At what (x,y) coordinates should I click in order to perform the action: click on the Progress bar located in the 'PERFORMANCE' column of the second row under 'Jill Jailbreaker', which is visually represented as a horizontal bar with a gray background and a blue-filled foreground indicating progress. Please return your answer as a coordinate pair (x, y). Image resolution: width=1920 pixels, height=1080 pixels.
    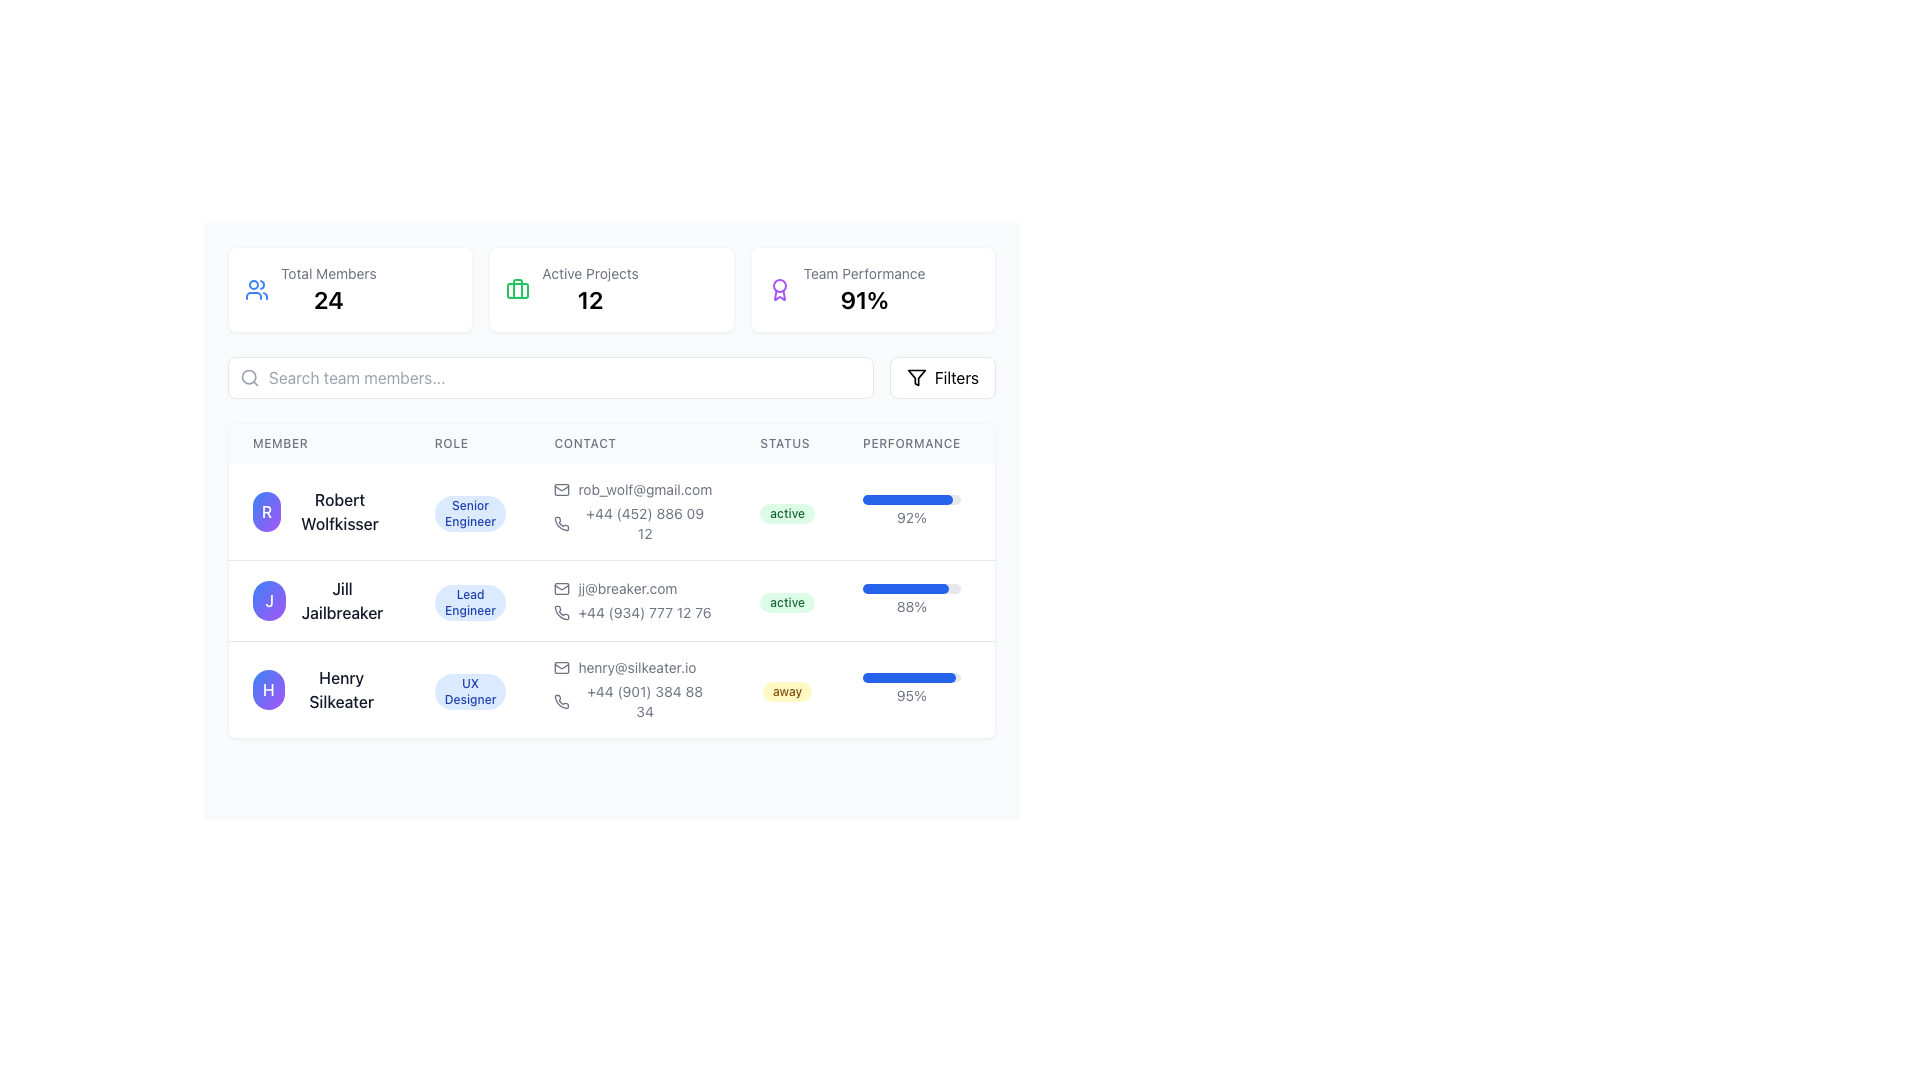
    Looking at the image, I should click on (911, 588).